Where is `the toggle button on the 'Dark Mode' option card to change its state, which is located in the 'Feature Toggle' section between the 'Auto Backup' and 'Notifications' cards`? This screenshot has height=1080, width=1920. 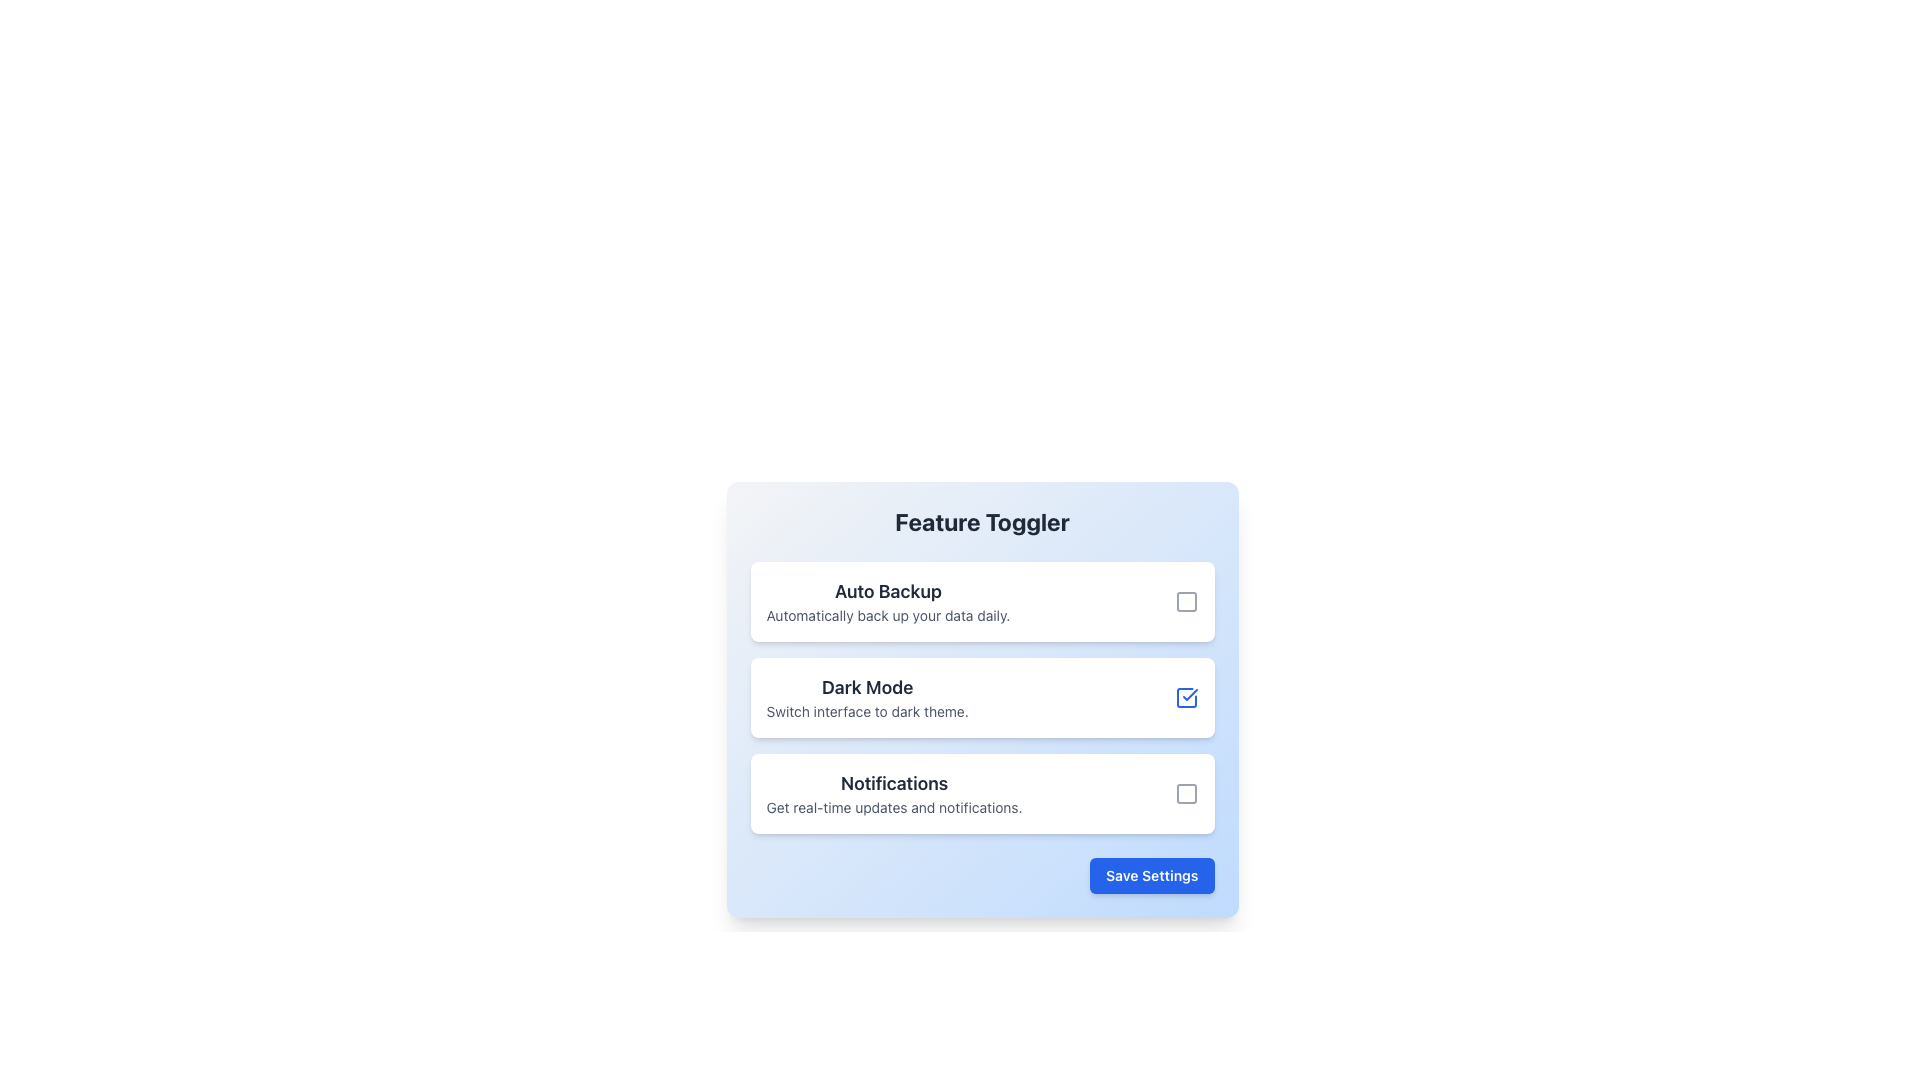 the toggle button on the 'Dark Mode' option card to change its state, which is located in the 'Feature Toggle' section between the 'Auto Backup' and 'Notifications' cards is located at coordinates (982, 697).